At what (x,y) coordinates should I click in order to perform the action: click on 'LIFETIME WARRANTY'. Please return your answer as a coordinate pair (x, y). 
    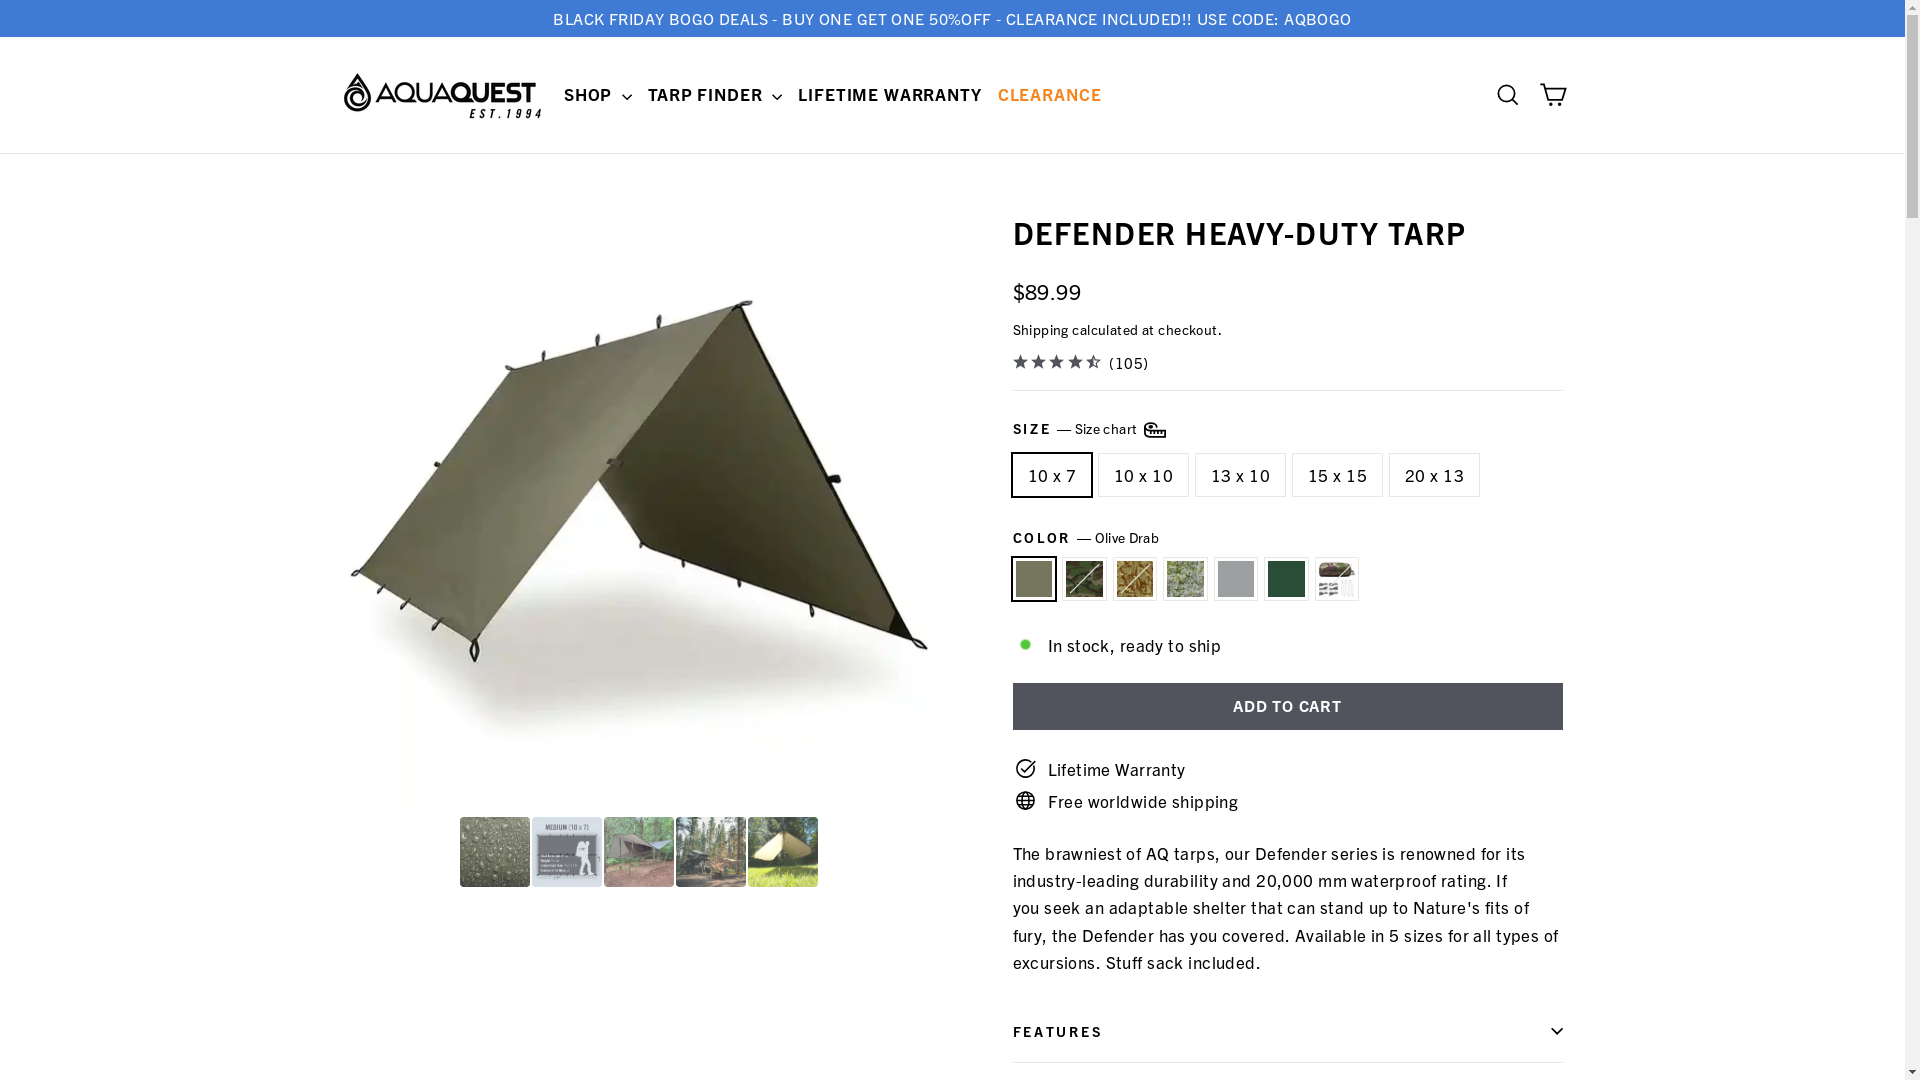
    Looking at the image, I should click on (789, 93).